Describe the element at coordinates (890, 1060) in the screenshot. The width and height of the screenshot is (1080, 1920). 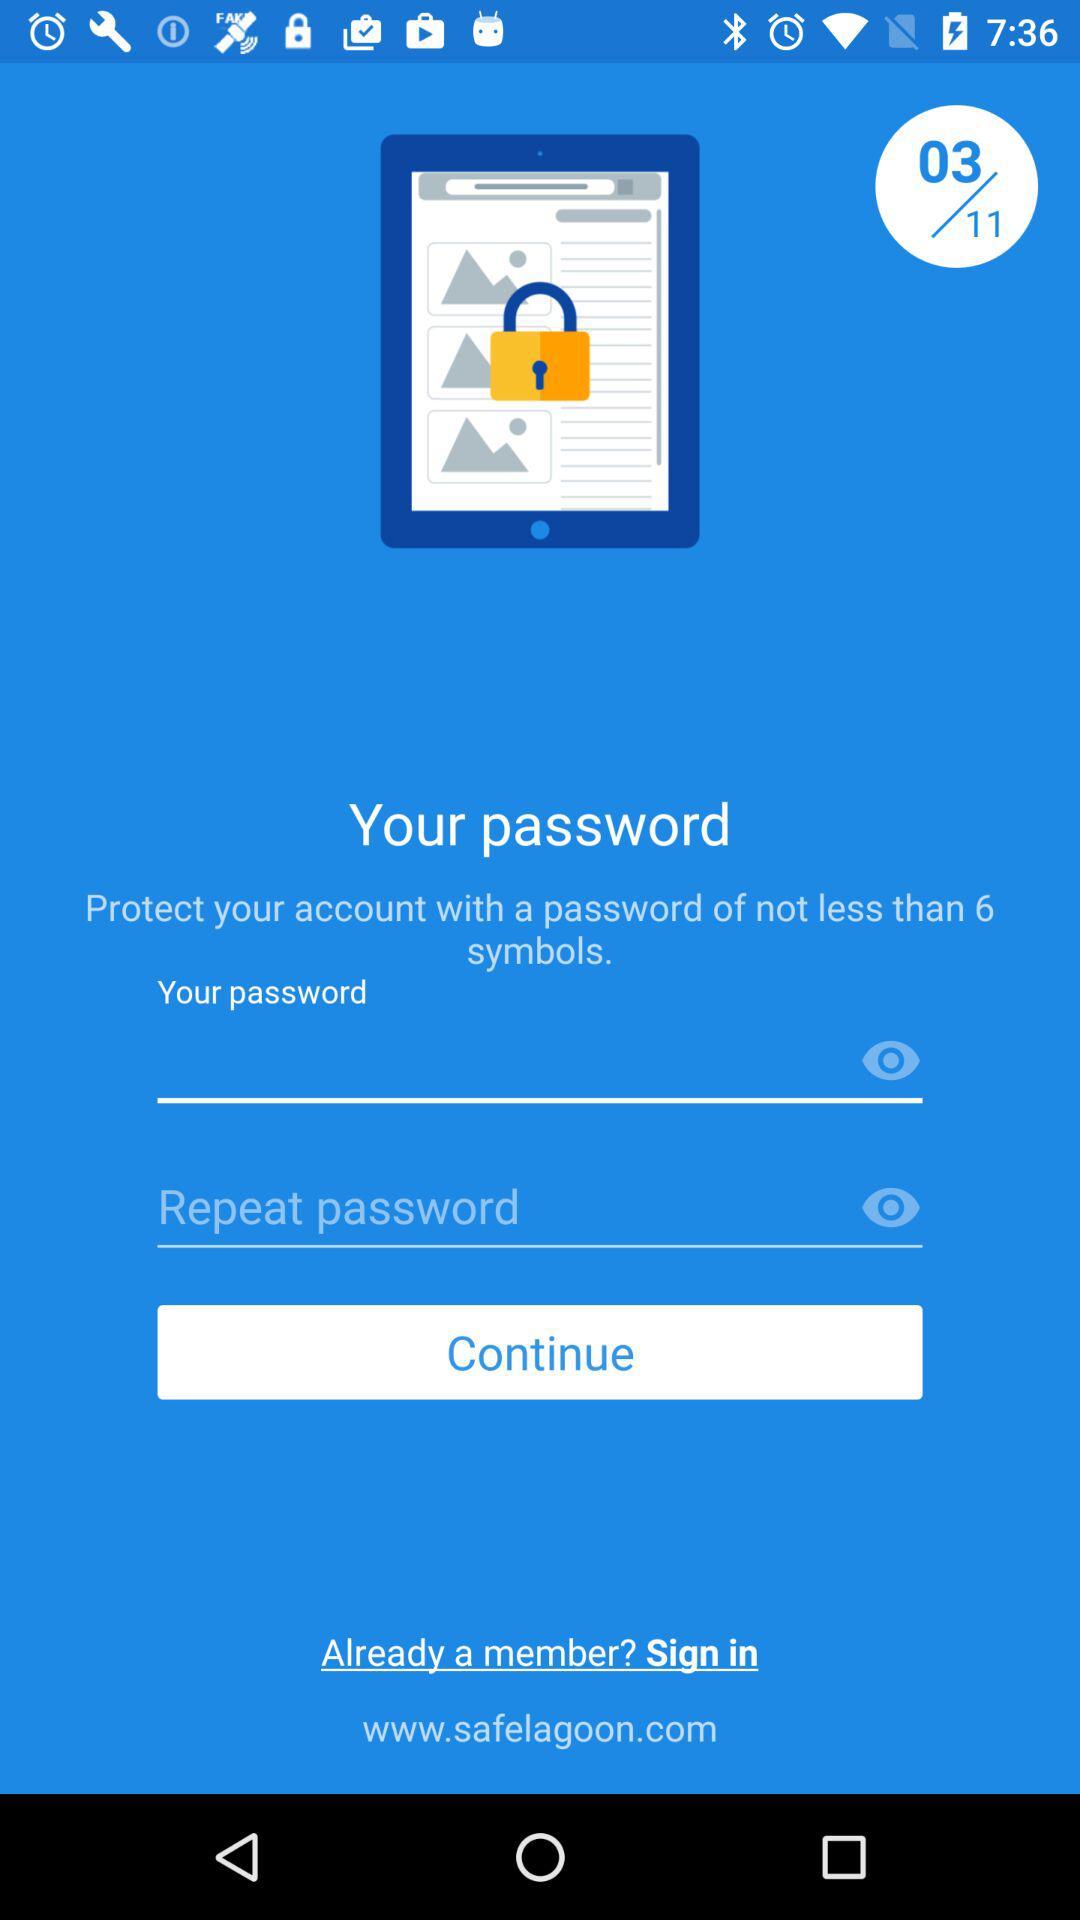
I see `show password` at that location.